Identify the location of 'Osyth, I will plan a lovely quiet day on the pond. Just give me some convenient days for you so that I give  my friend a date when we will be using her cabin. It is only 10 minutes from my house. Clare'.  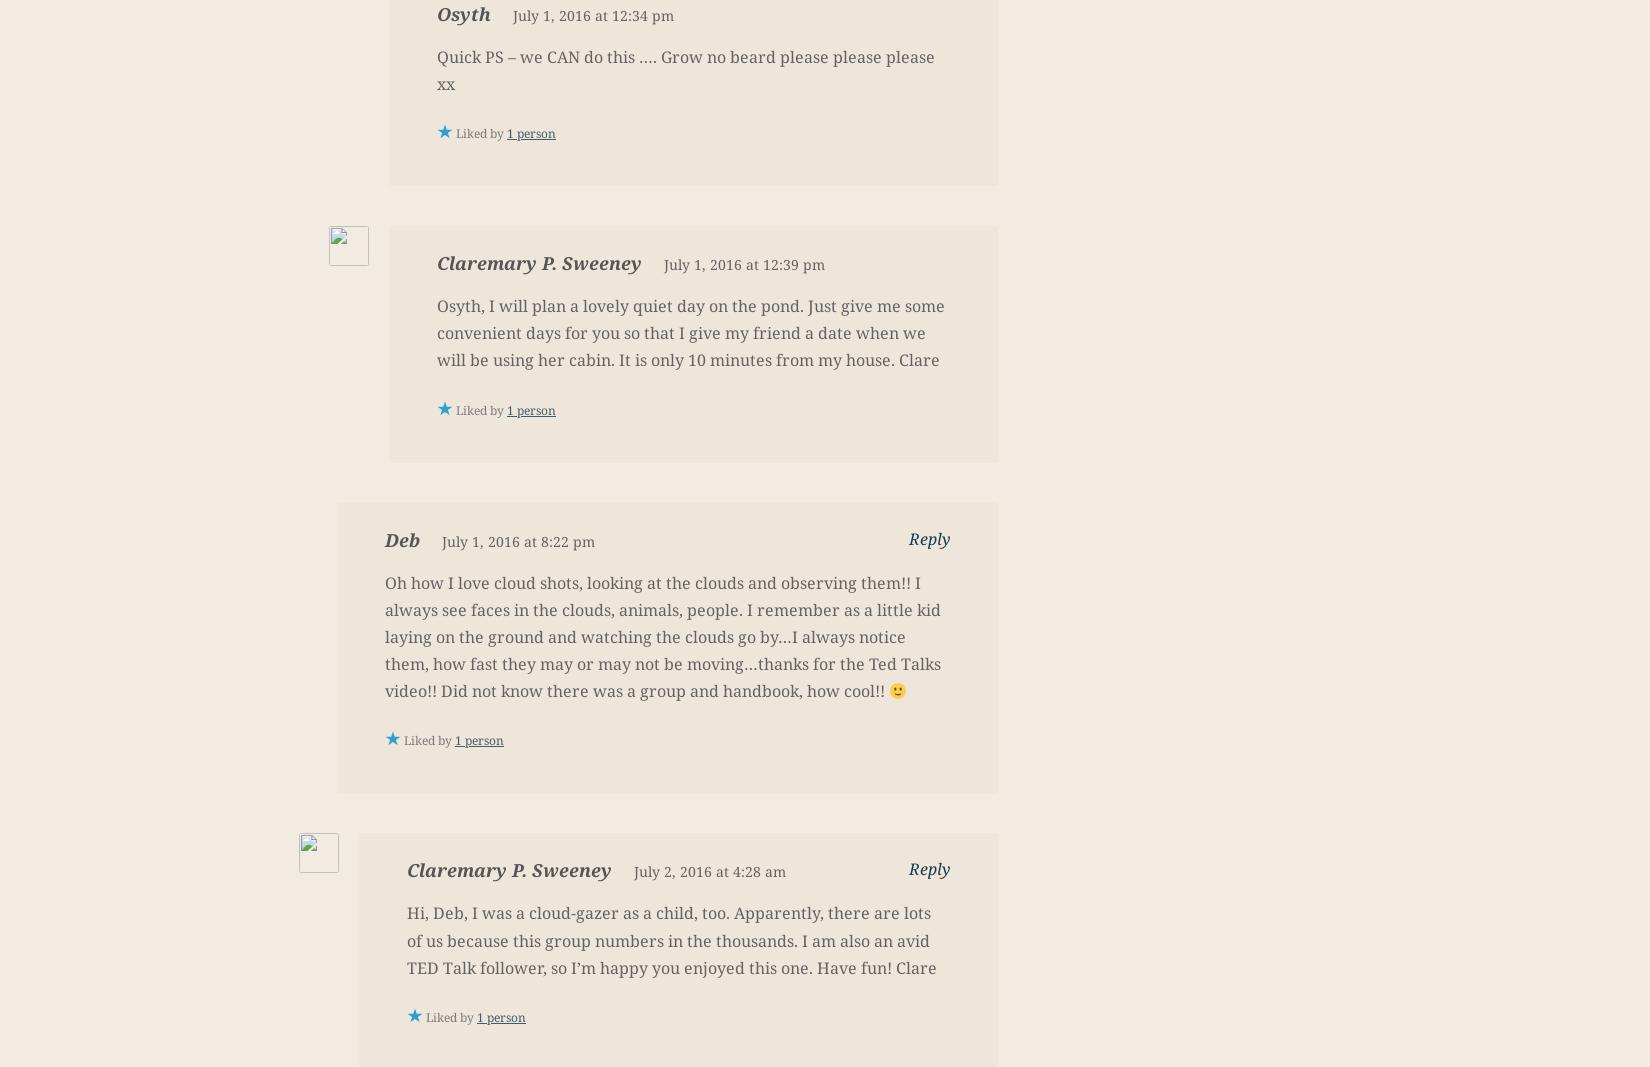
(690, 332).